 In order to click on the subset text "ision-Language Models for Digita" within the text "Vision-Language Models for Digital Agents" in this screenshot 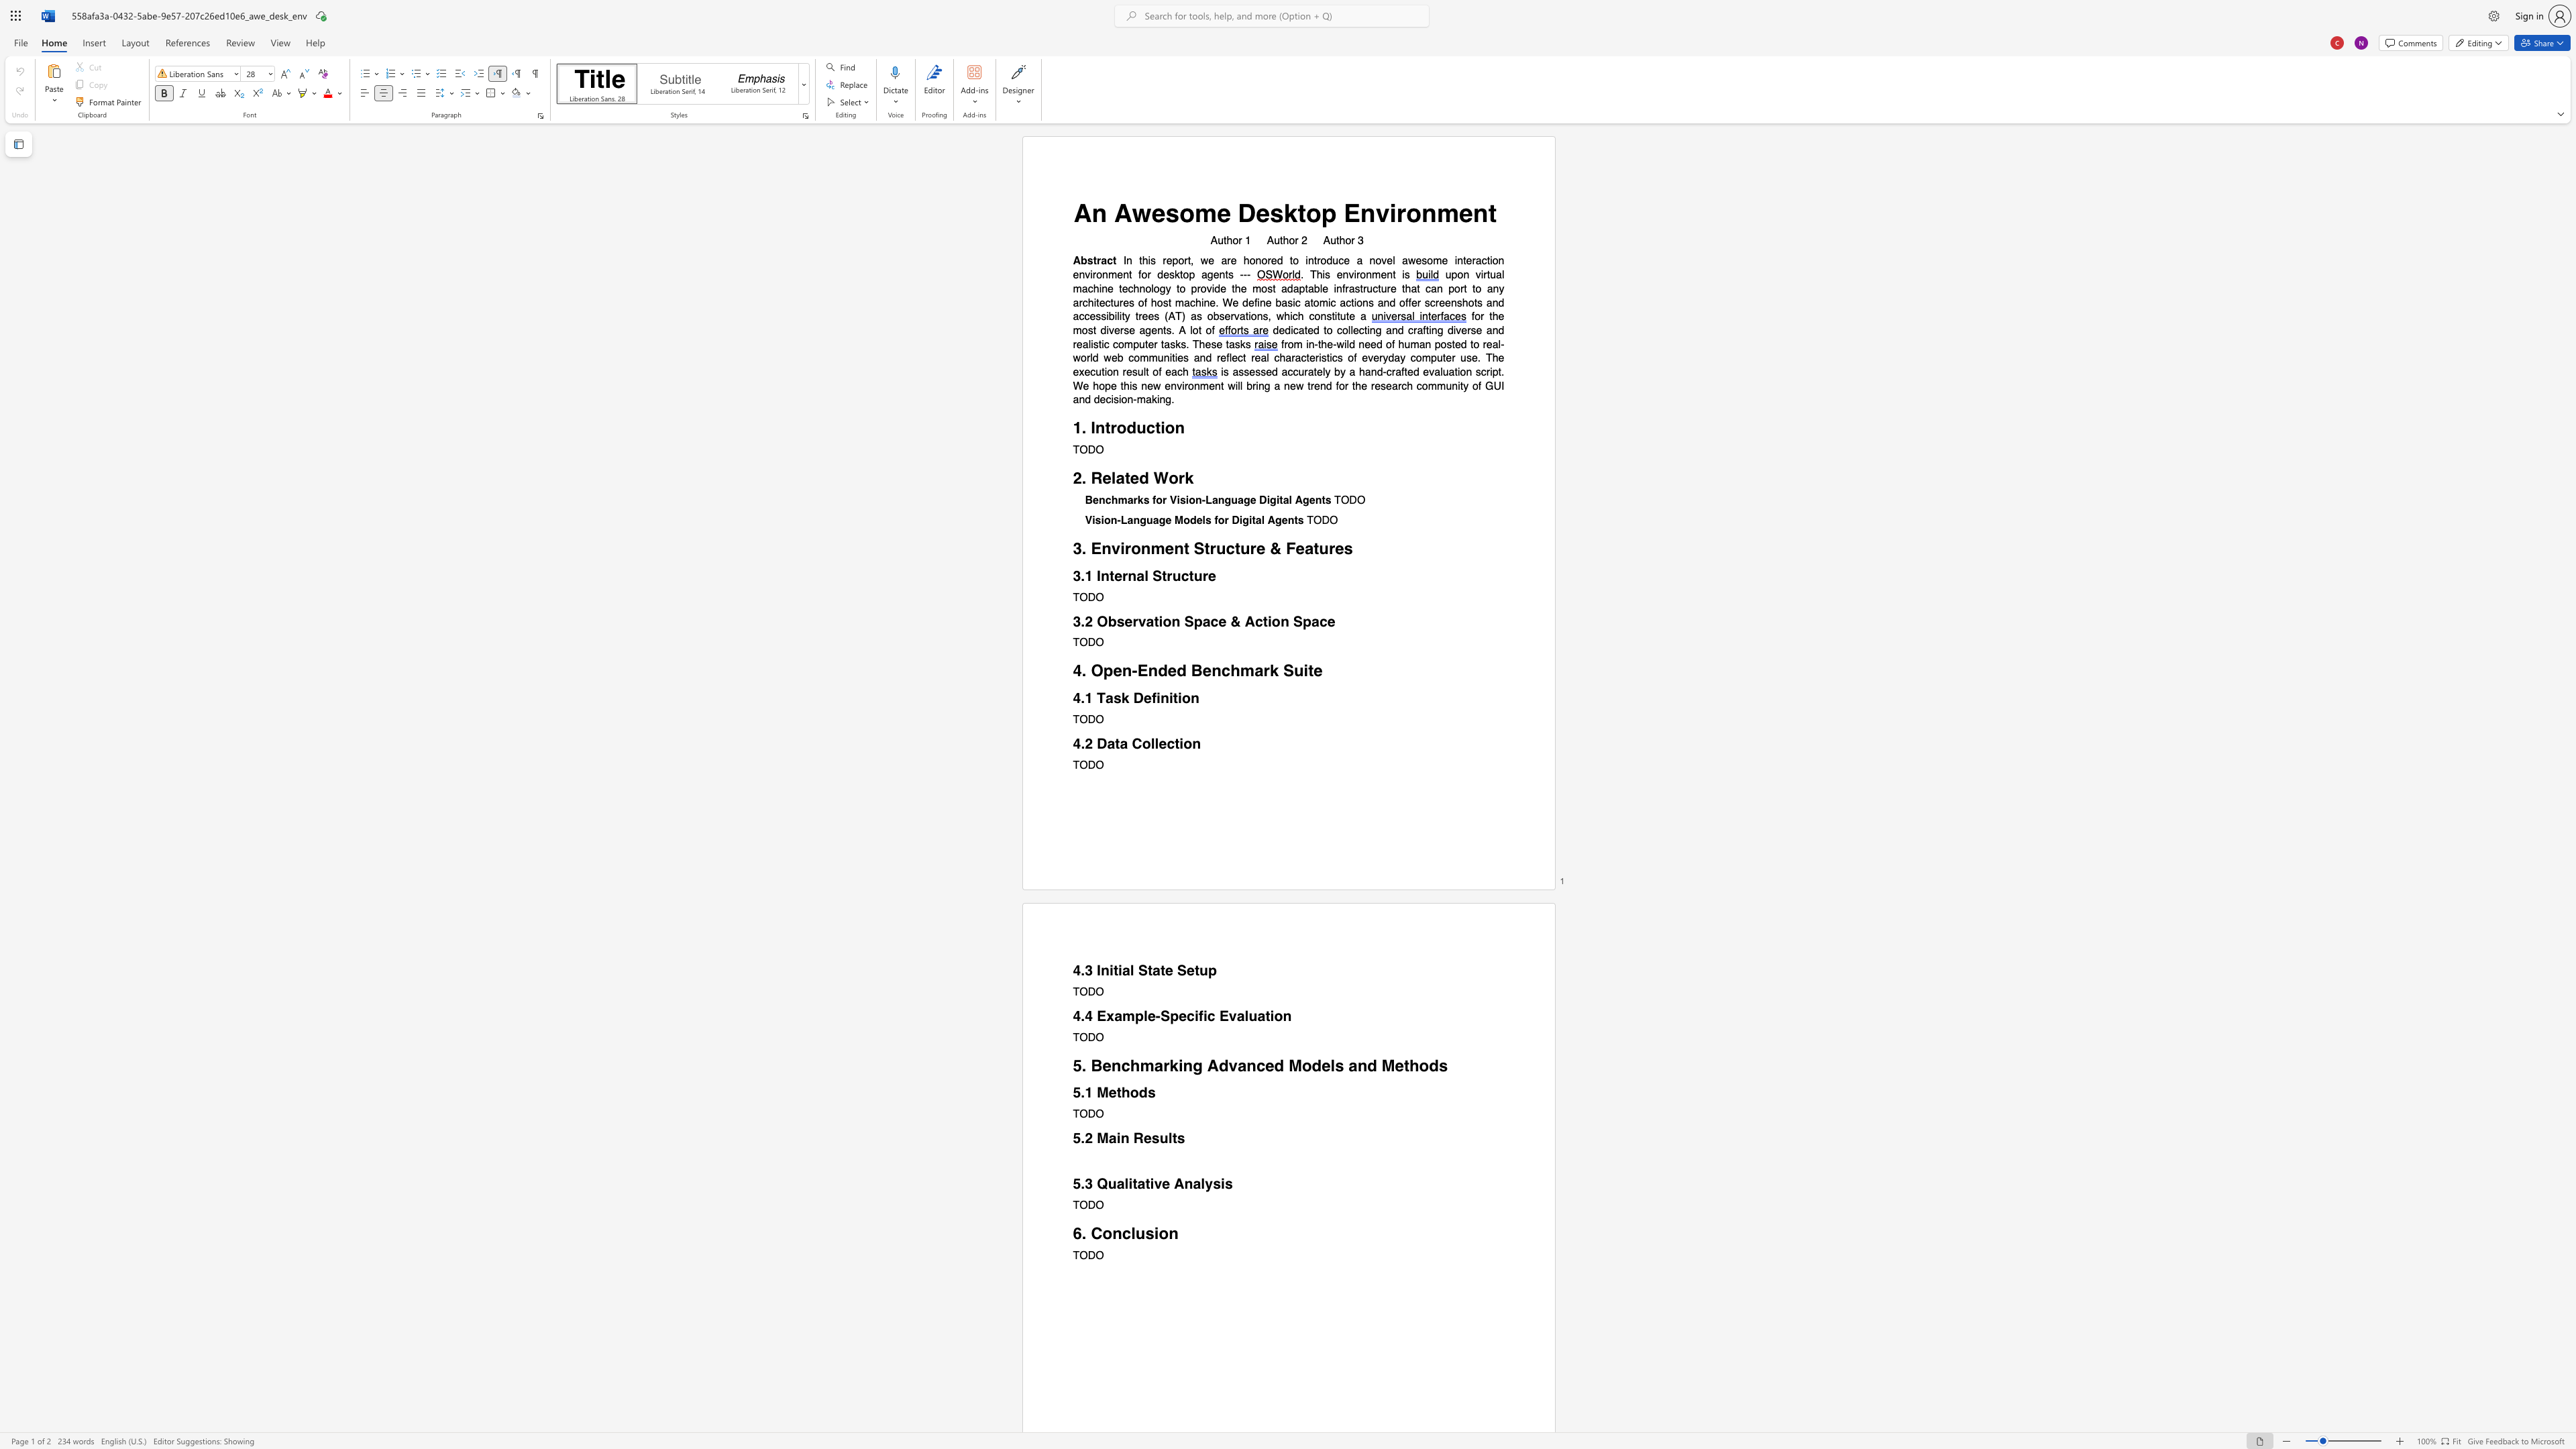, I will do `click(1092, 520)`.